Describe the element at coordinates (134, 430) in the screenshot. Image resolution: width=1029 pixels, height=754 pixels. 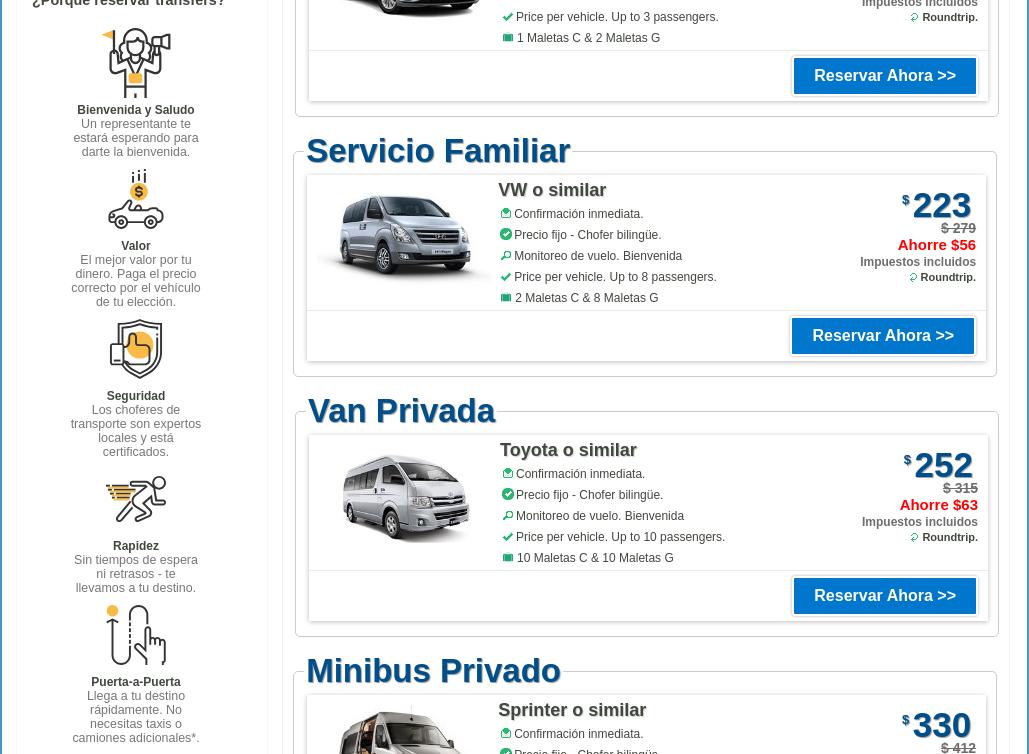
I see `'Los choferes de transporte son expertos locales y está certificados.'` at that location.